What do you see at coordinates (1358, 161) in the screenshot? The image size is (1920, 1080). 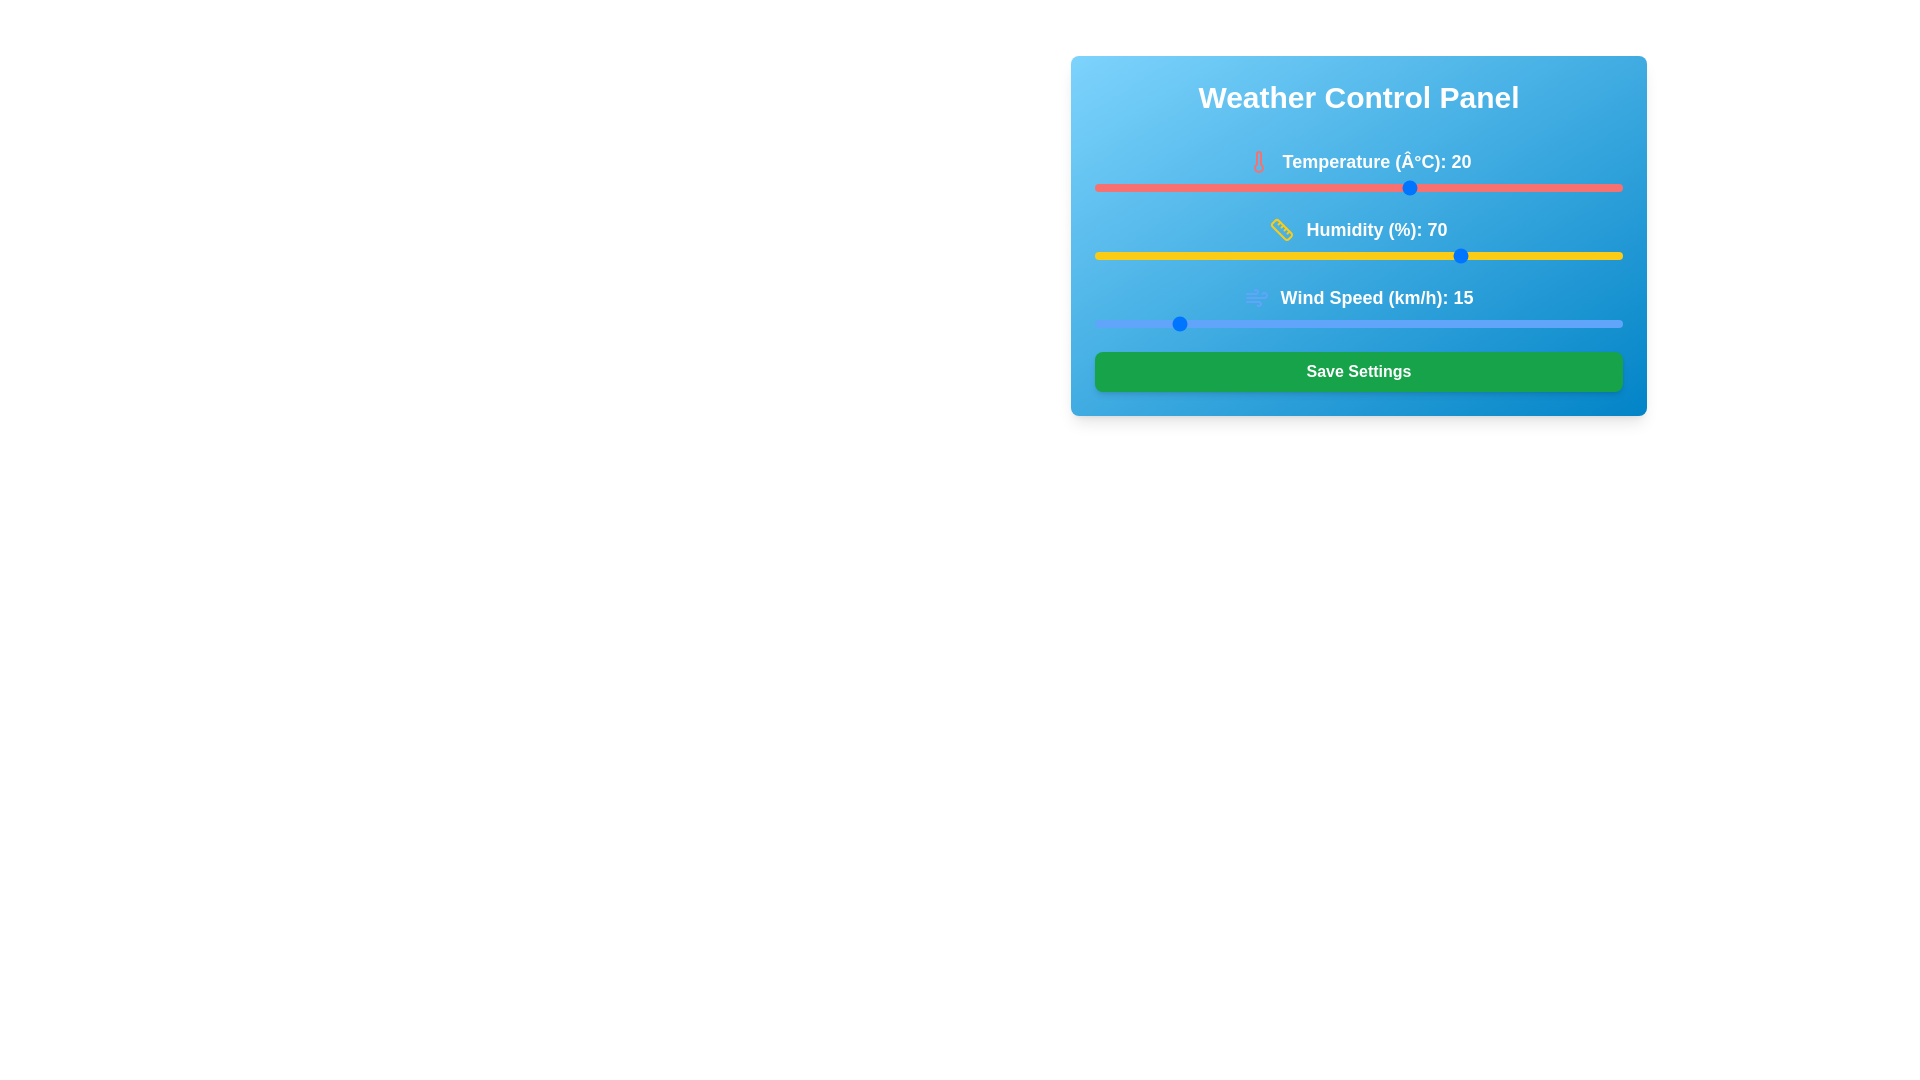 I see `the static text displaying the current temperature (20°C) in the Weather Control Panel, located at the top left of the blue panel, above the red slider bar` at bounding box center [1358, 161].